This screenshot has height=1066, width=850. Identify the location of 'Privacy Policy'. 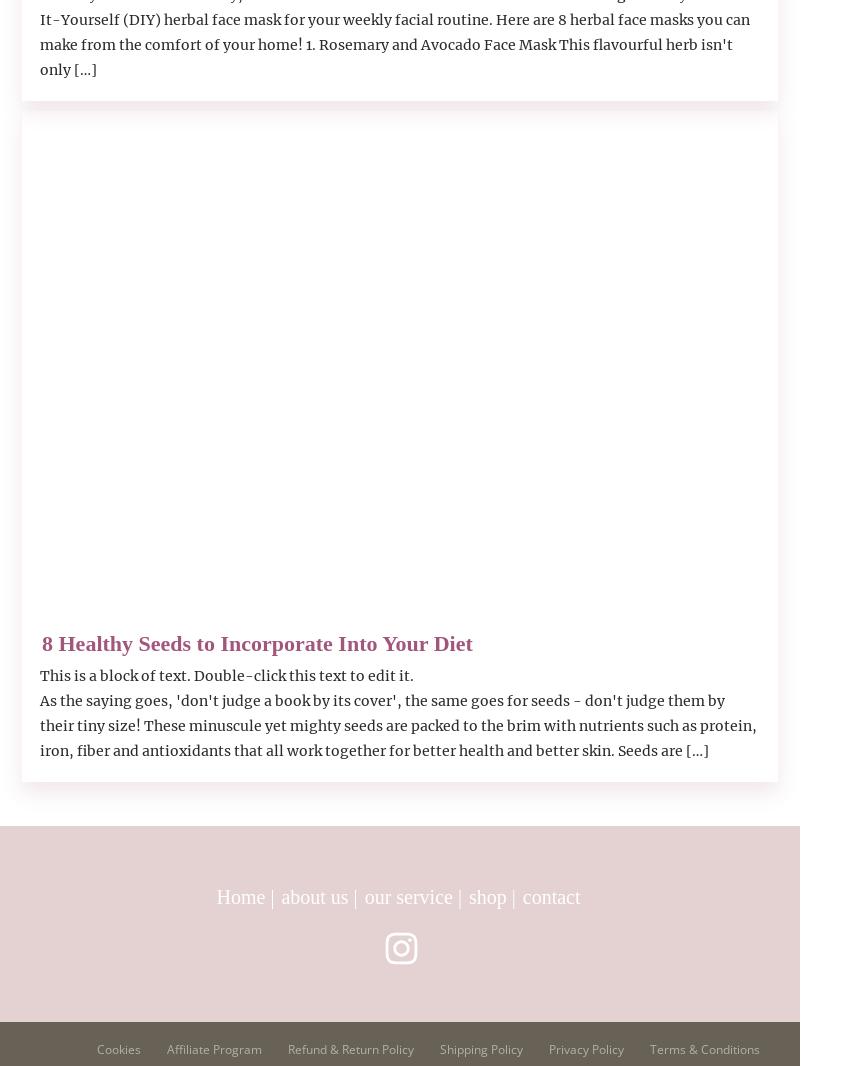
(586, 1049).